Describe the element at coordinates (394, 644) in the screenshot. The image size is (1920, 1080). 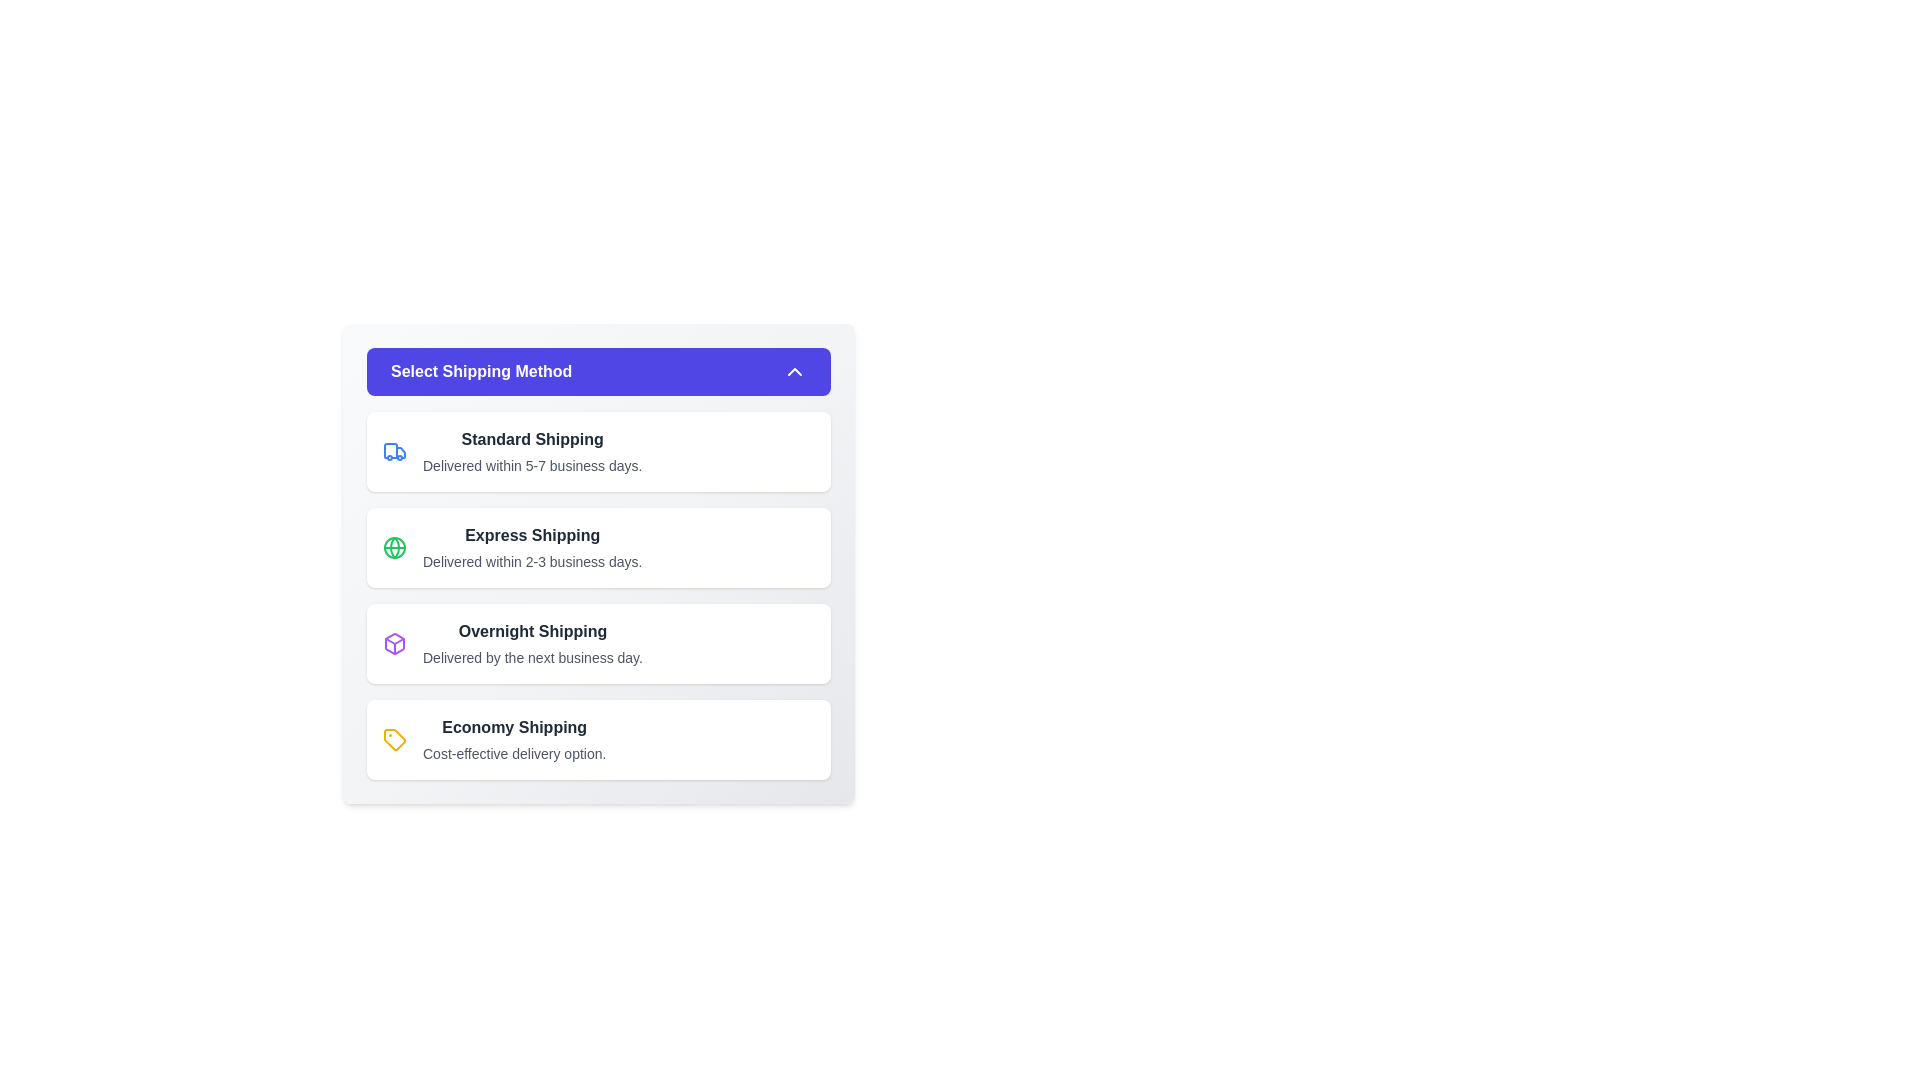
I see `the main structural shape of the 3D box icon, which is styled in purple and outlined as a wireframe-like object` at that location.